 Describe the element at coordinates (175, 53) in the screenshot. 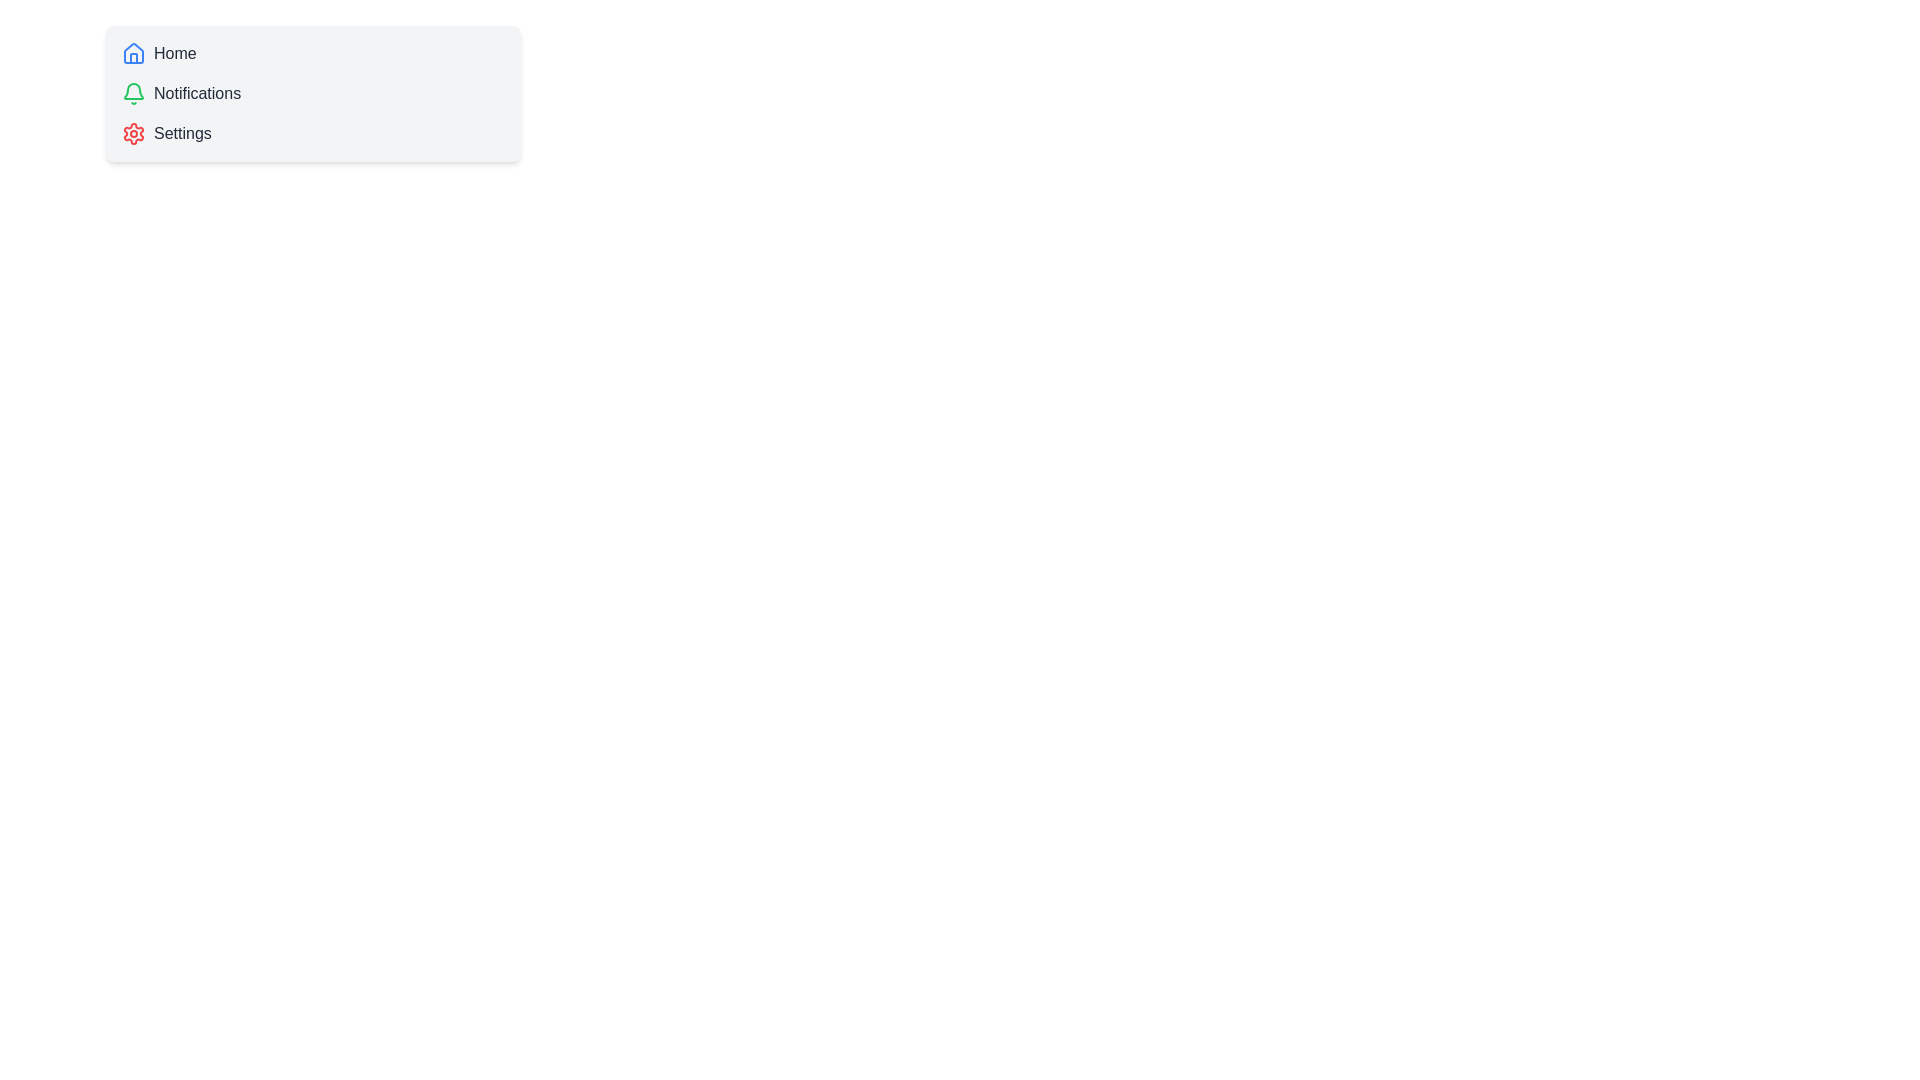

I see `the text label reading 'Home', which is styled in bold gray font and positioned next to a blue 'house' icon in a vertical navigation layout` at that location.